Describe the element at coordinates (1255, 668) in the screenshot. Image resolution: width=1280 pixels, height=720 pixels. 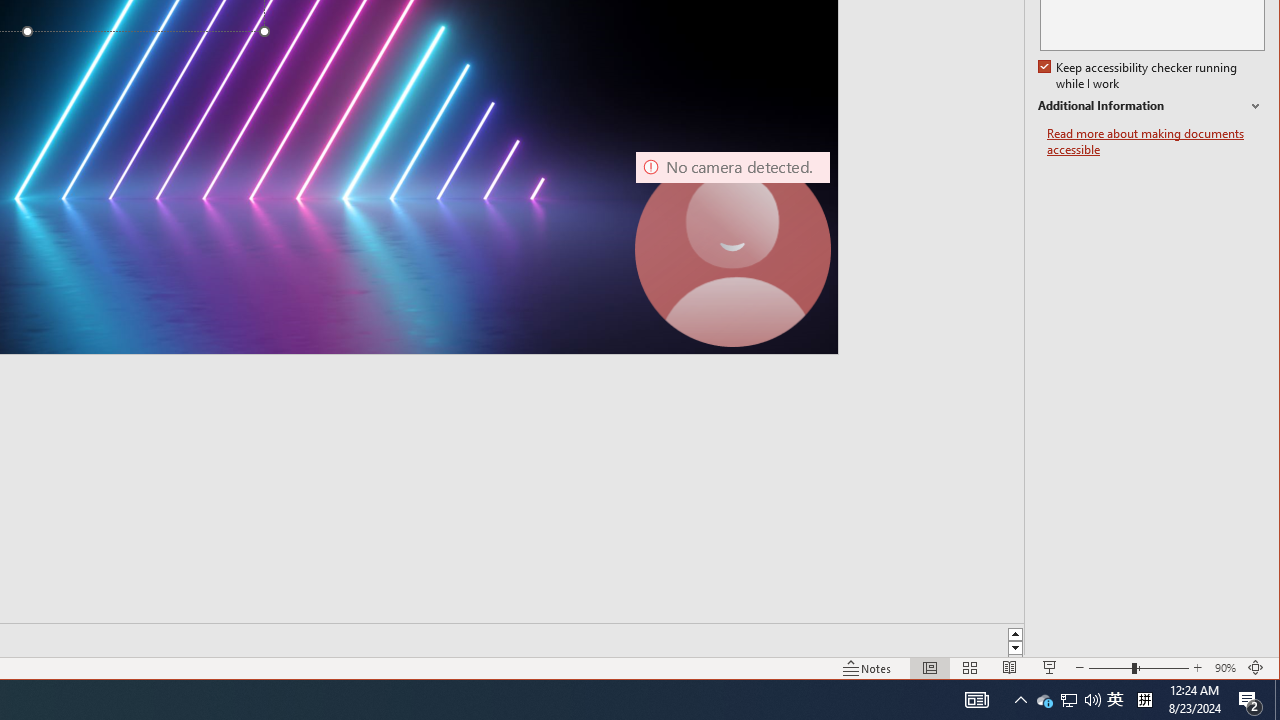
I see `'Zoom to Fit '` at that location.